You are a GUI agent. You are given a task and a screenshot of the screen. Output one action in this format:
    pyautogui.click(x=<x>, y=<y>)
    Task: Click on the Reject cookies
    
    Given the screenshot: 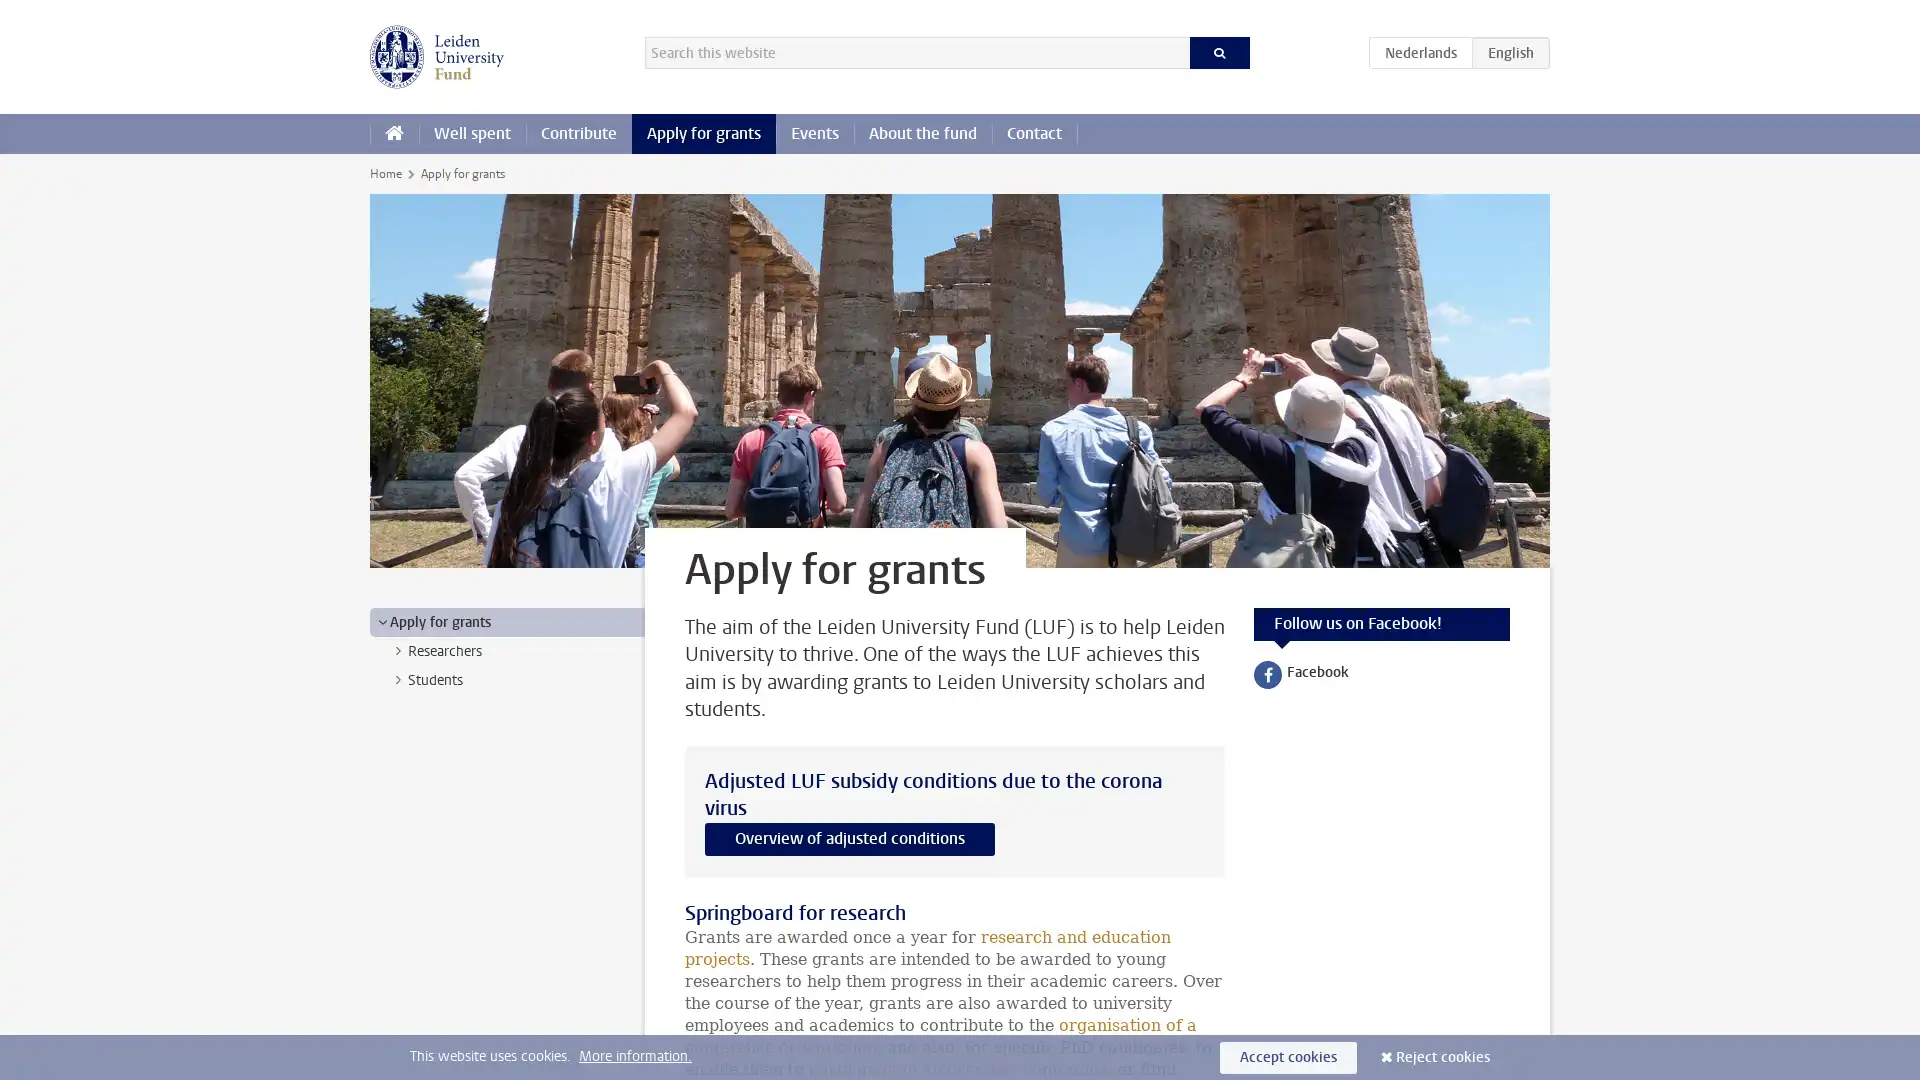 What is the action you would take?
    pyautogui.click(x=1443, y=1056)
    